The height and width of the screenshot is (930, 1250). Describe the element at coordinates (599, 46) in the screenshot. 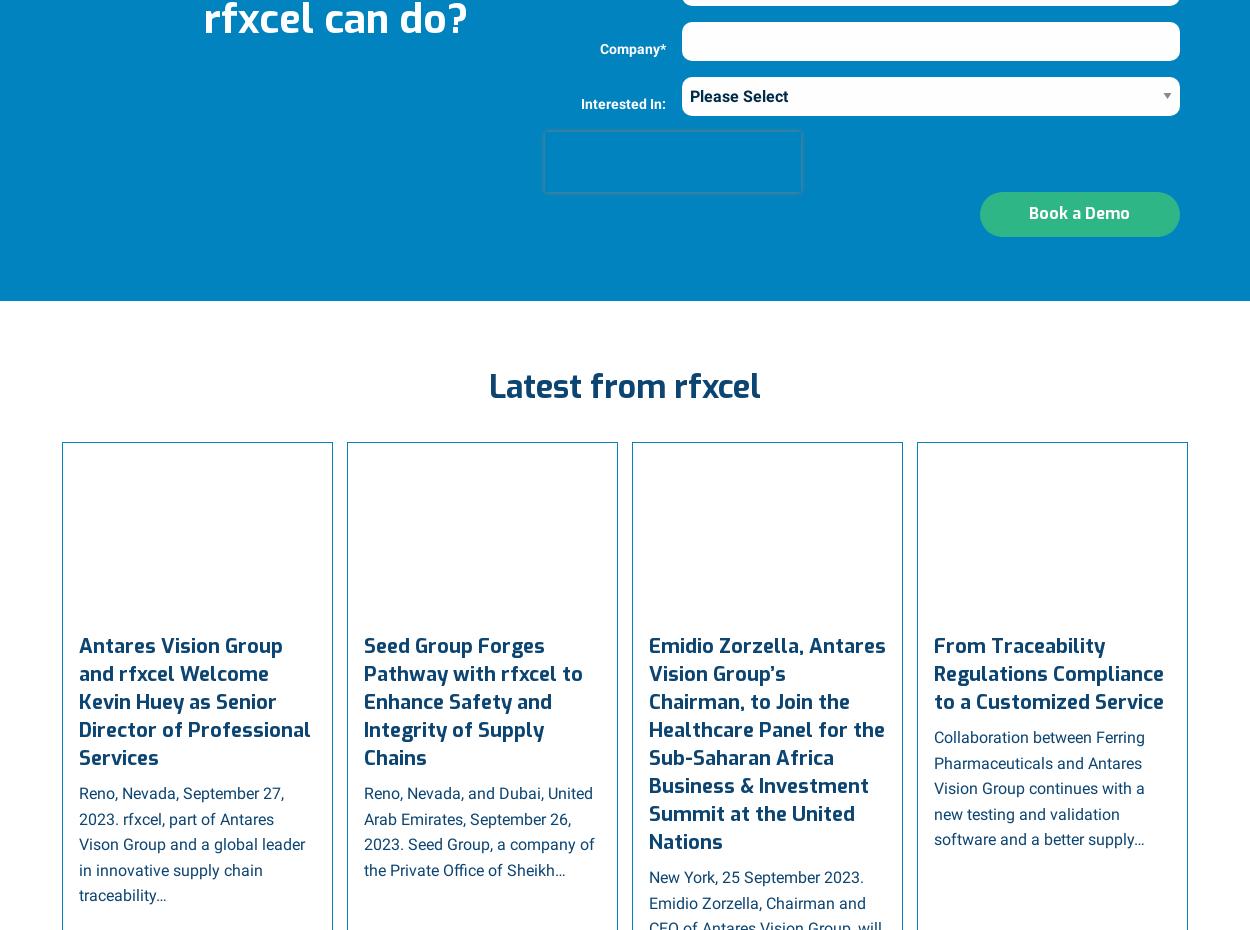

I see `'Company'` at that location.